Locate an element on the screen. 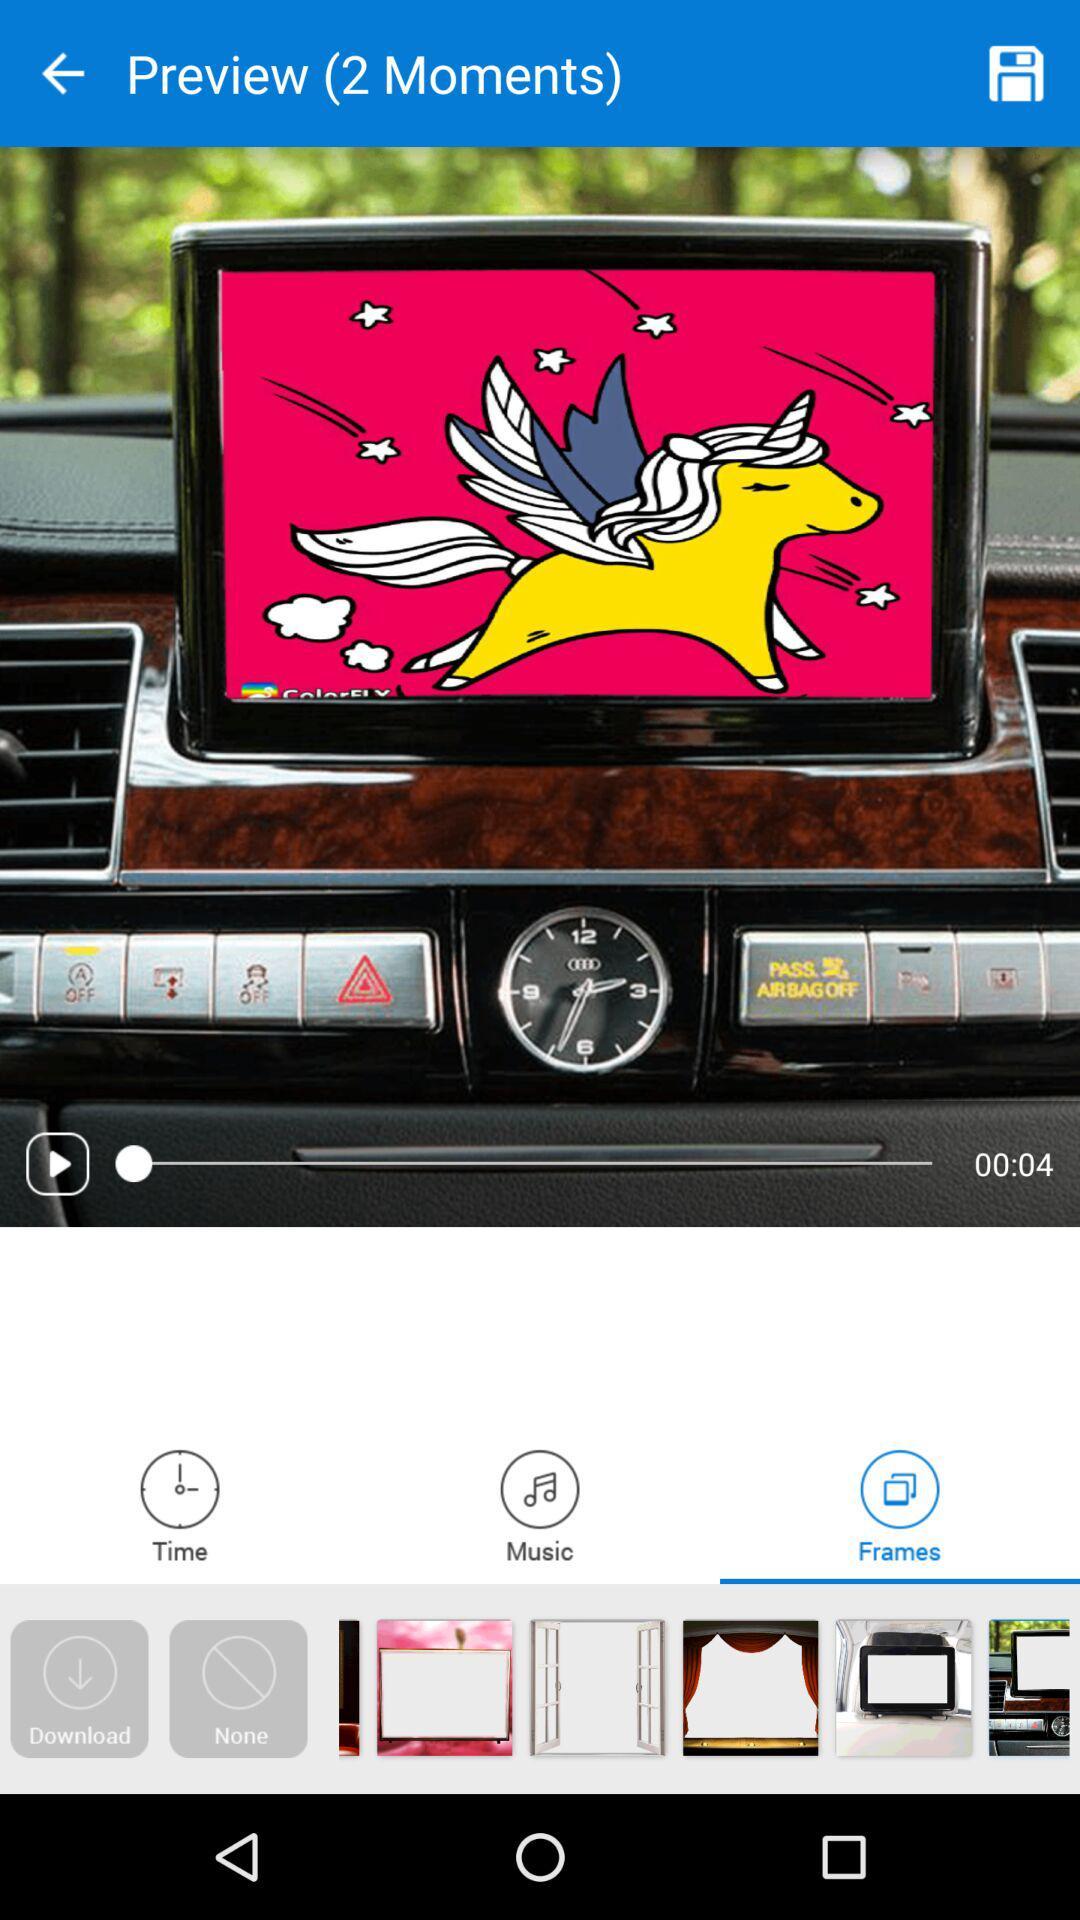 The image size is (1080, 1920). choose a frame is located at coordinates (898, 1505).